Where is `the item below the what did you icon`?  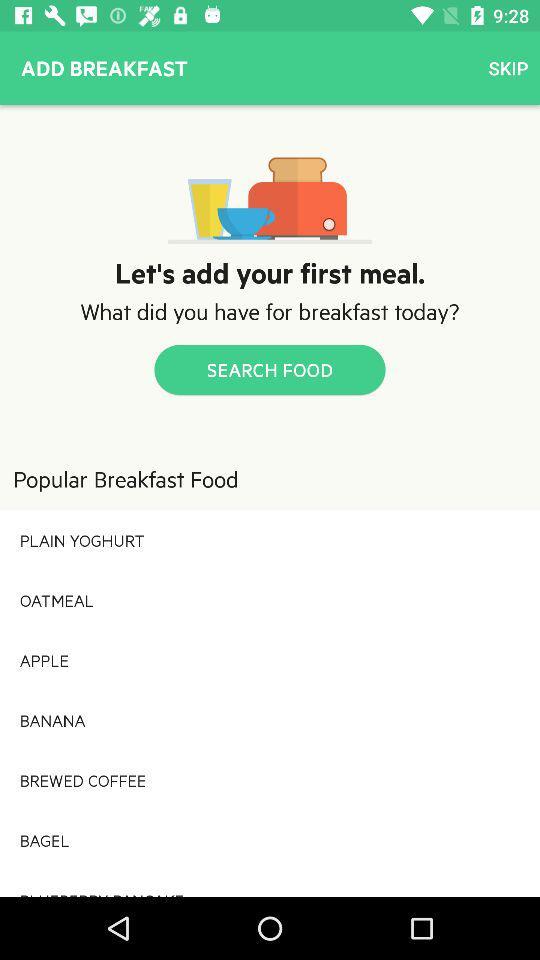
the item below the what did you icon is located at coordinates (270, 368).